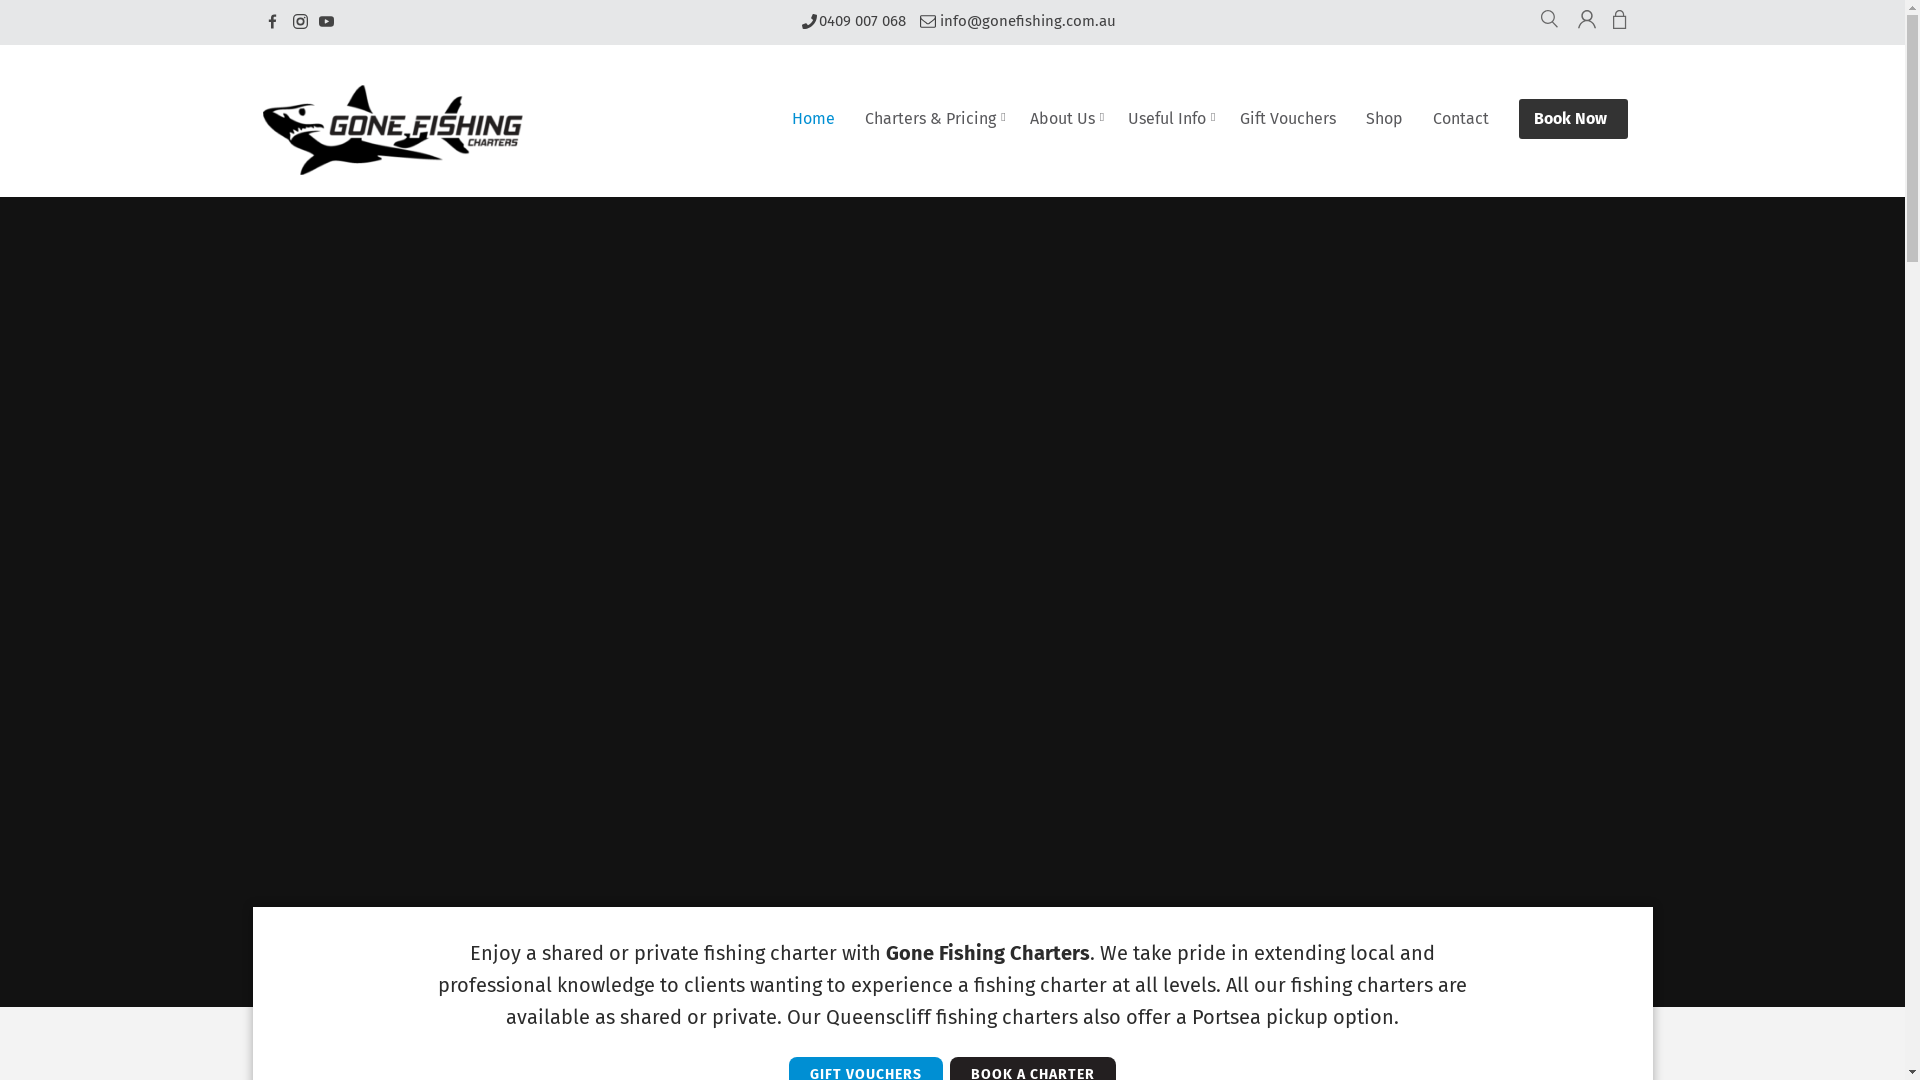  Describe the element at coordinates (852, 23) in the screenshot. I see `'0409 007 068'` at that location.